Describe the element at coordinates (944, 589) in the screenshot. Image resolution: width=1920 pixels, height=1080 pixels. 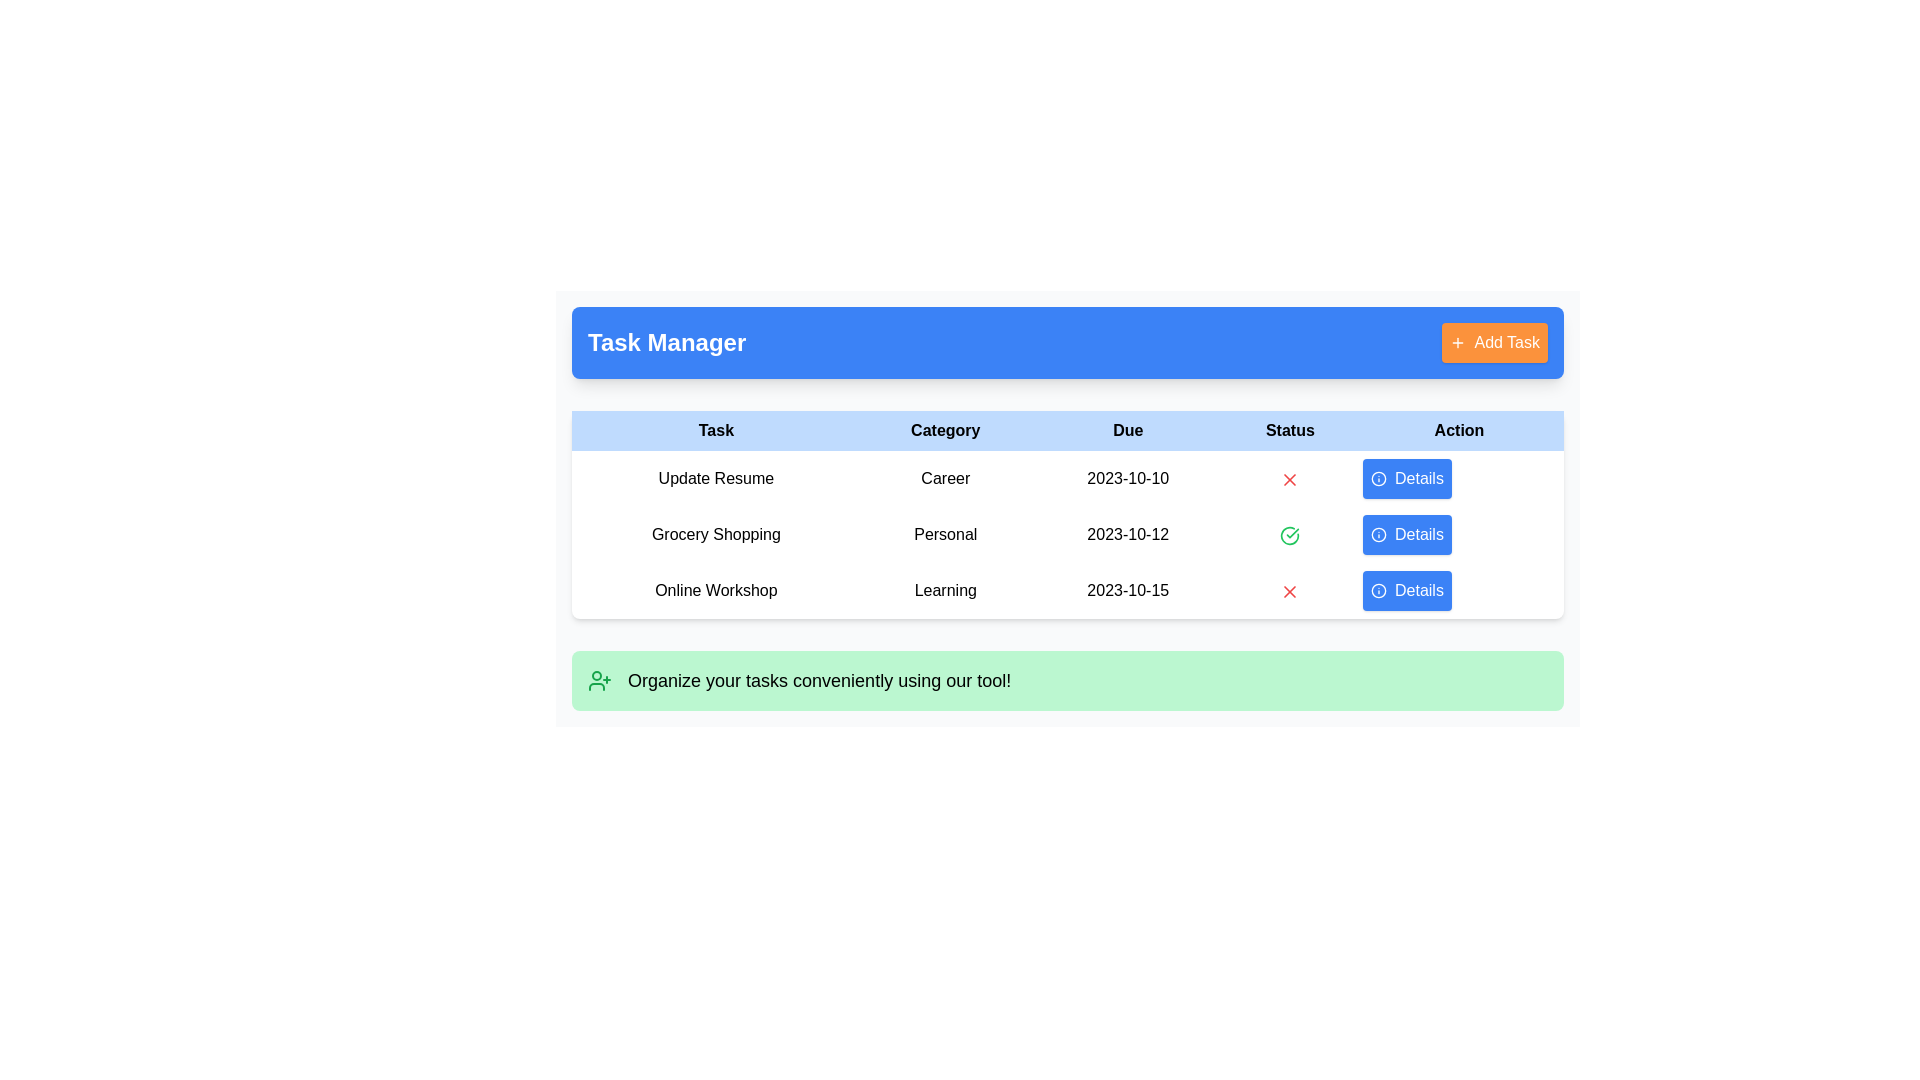
I see `the Text Label indicating the category associated with the 'Online Workshop' task, which is positioned in the middle column of the table row` at that location.